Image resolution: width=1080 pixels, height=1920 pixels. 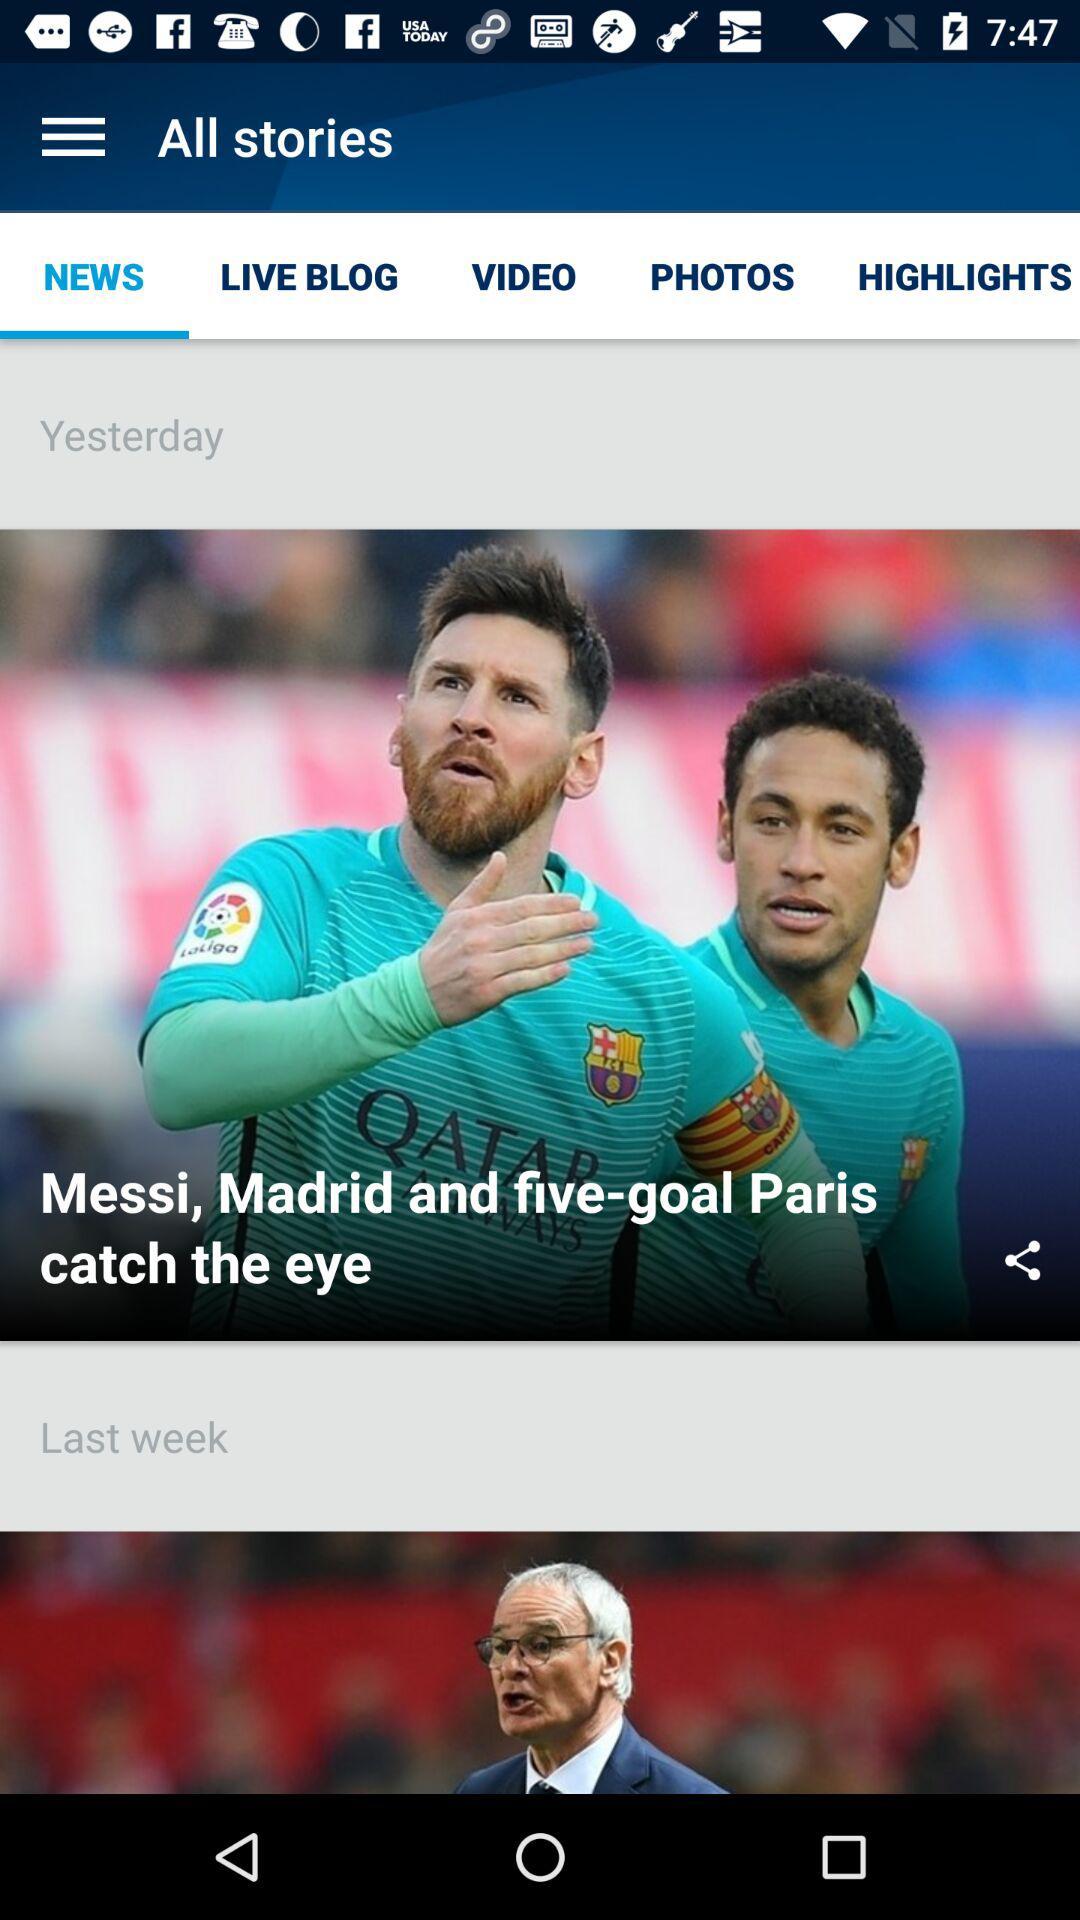 I want to click on icon next to all stories app, so click(x=72, y=135).